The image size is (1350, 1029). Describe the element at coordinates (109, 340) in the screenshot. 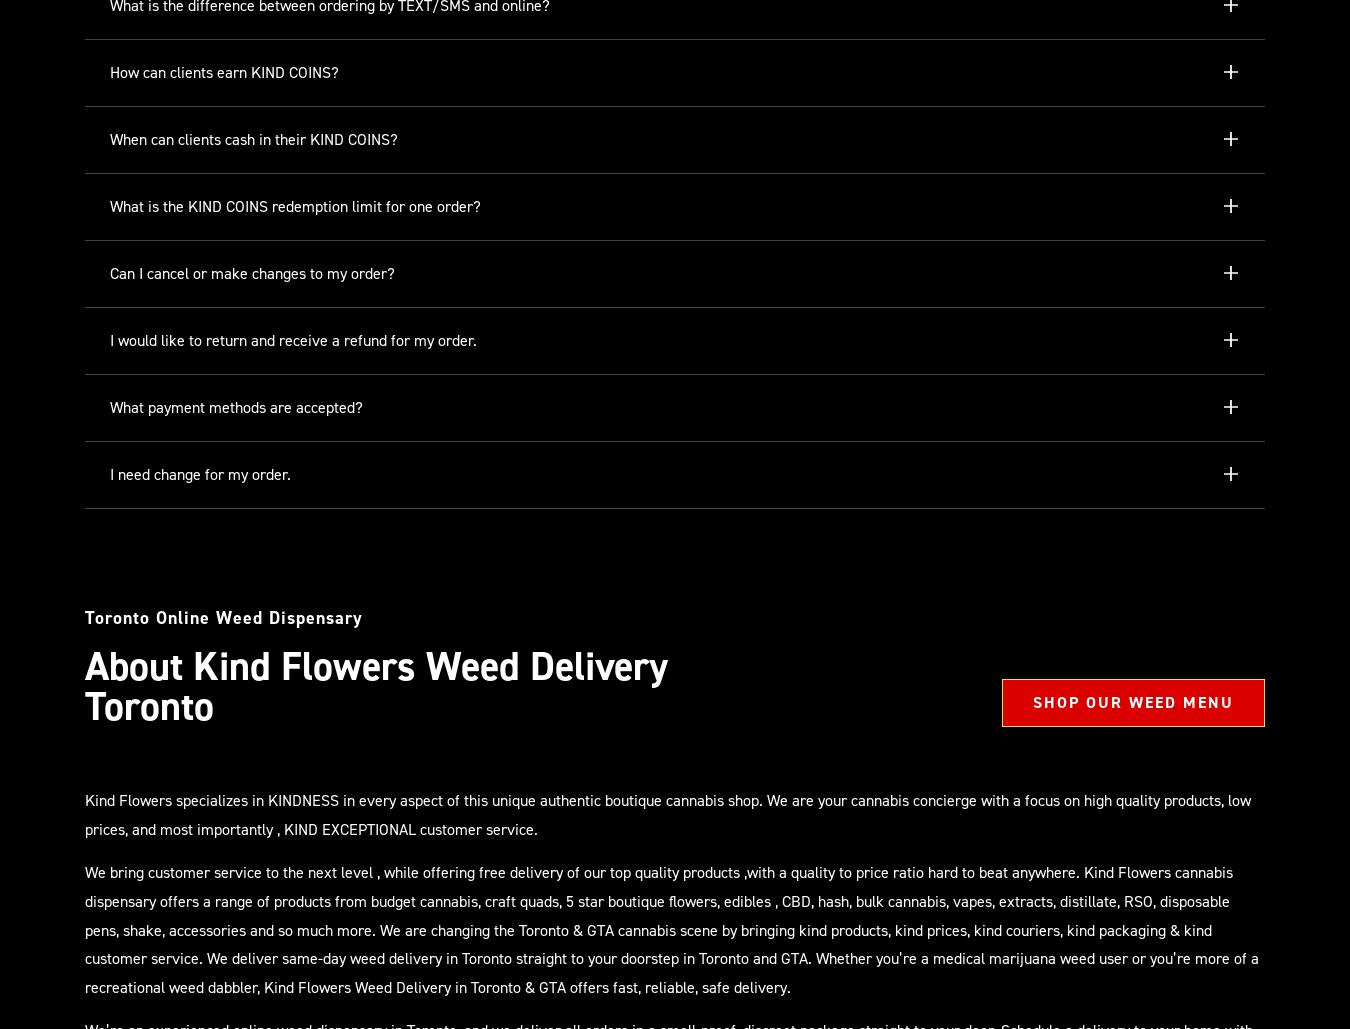

I see `'I would like to return and receive a refund for my order.'` at that location.